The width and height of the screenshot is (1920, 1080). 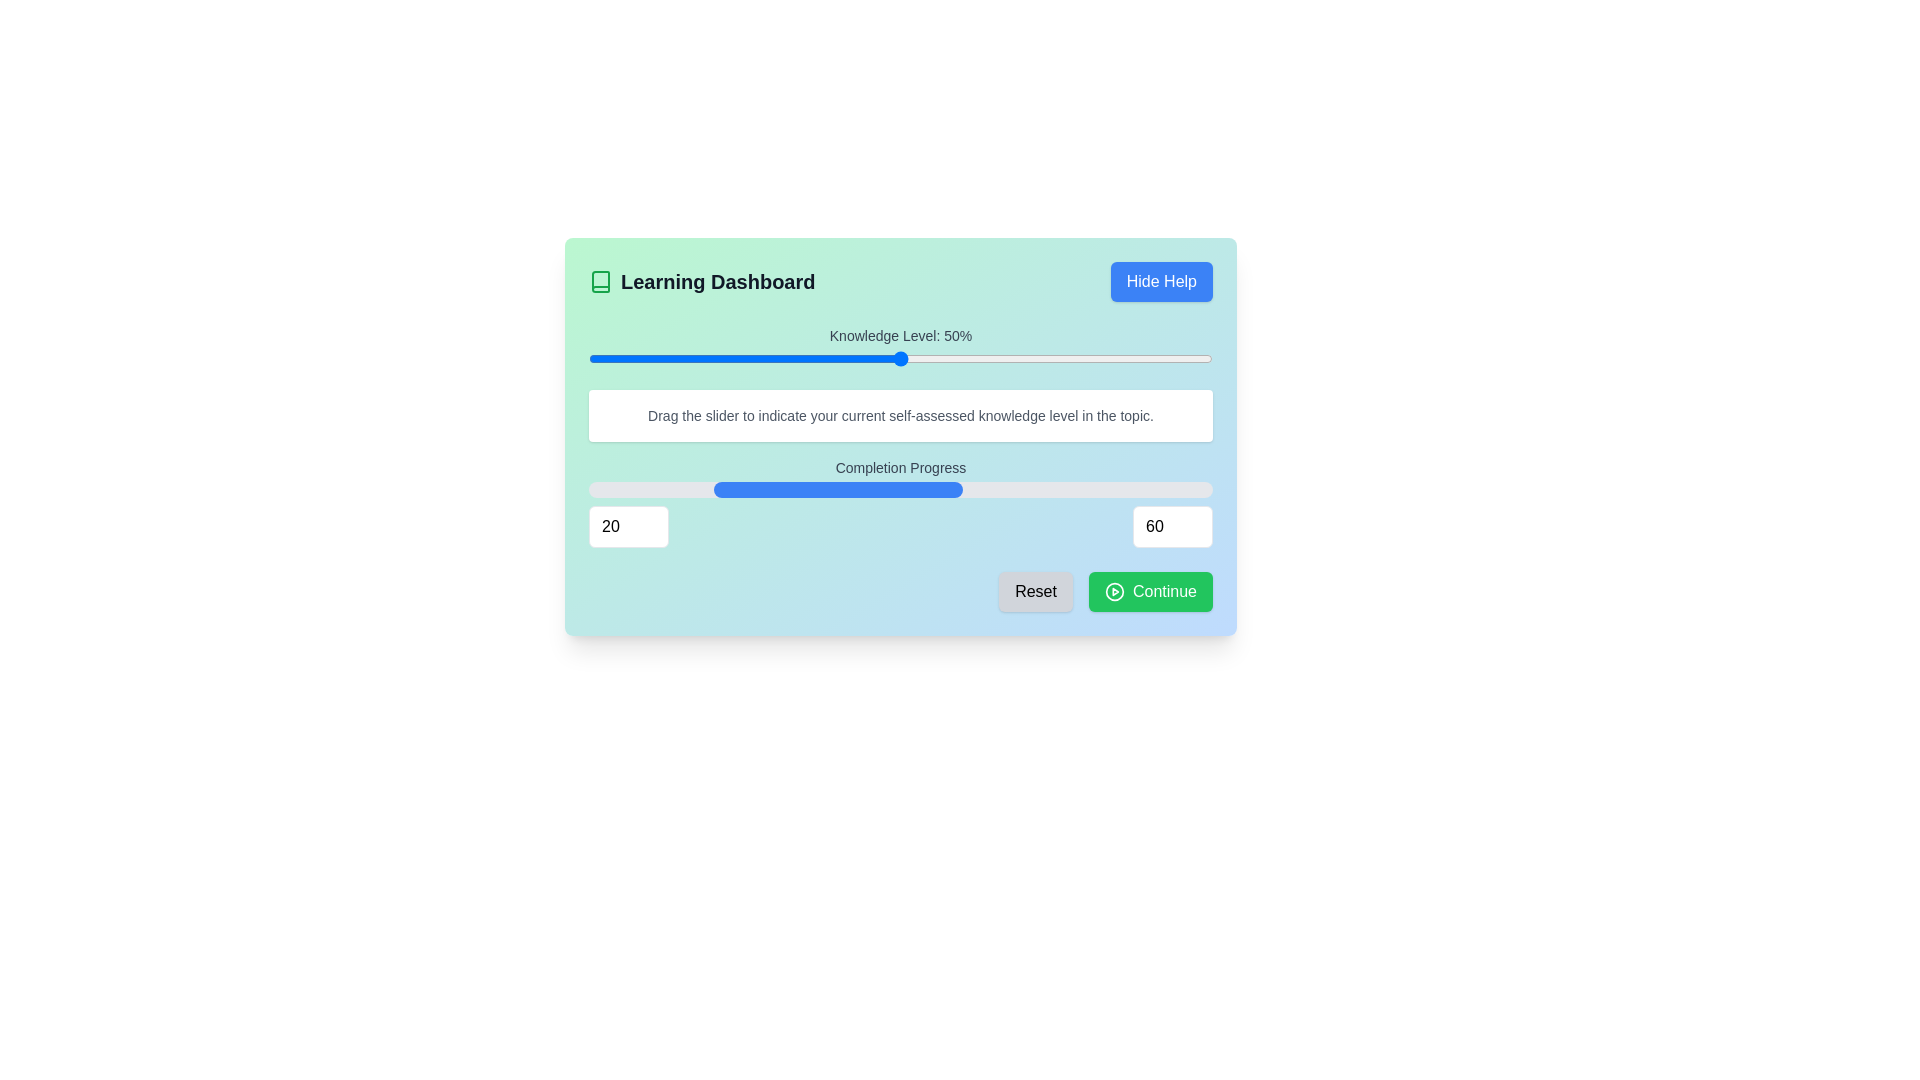 What do you see at coordinates (1138, 357) in the screenshot?
I see `the knowledge level` at bounding box center [1138, 357].